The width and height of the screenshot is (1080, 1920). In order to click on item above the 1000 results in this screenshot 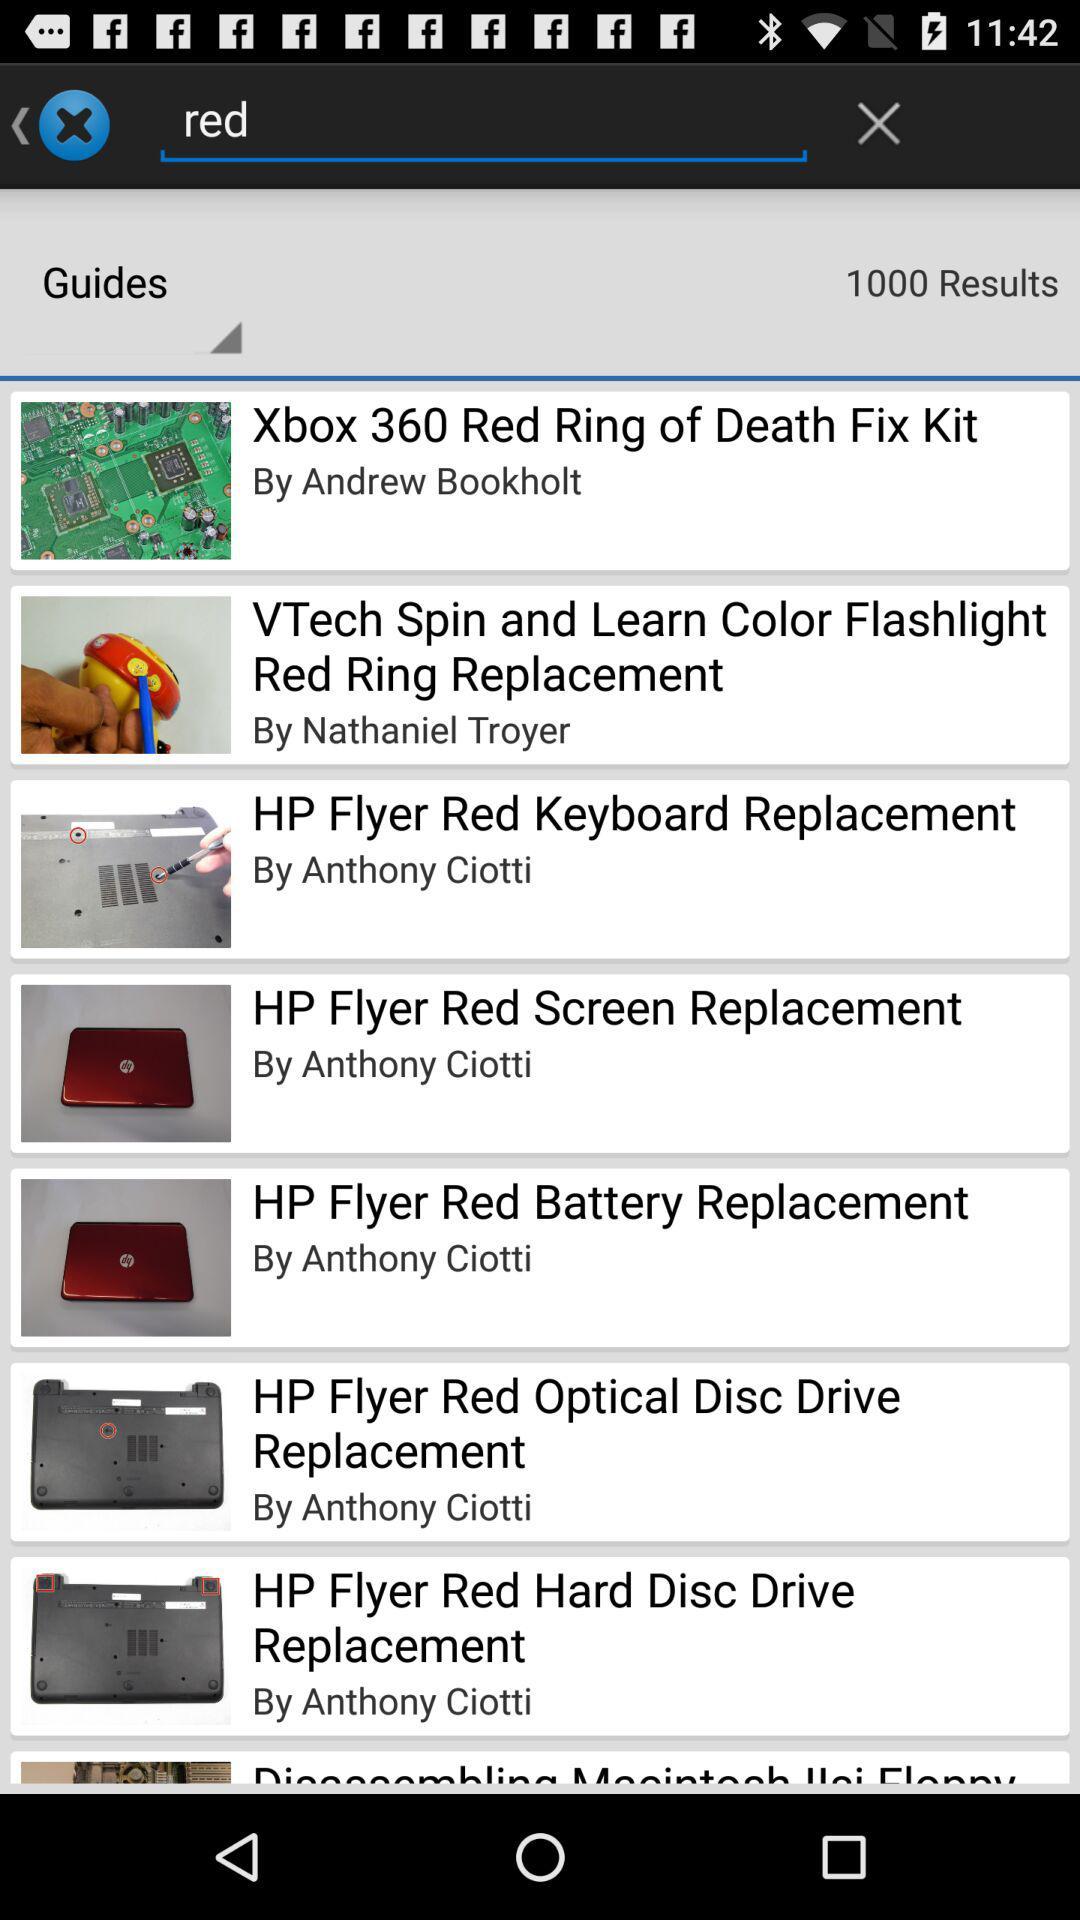, I will do `click(878, 122)`.